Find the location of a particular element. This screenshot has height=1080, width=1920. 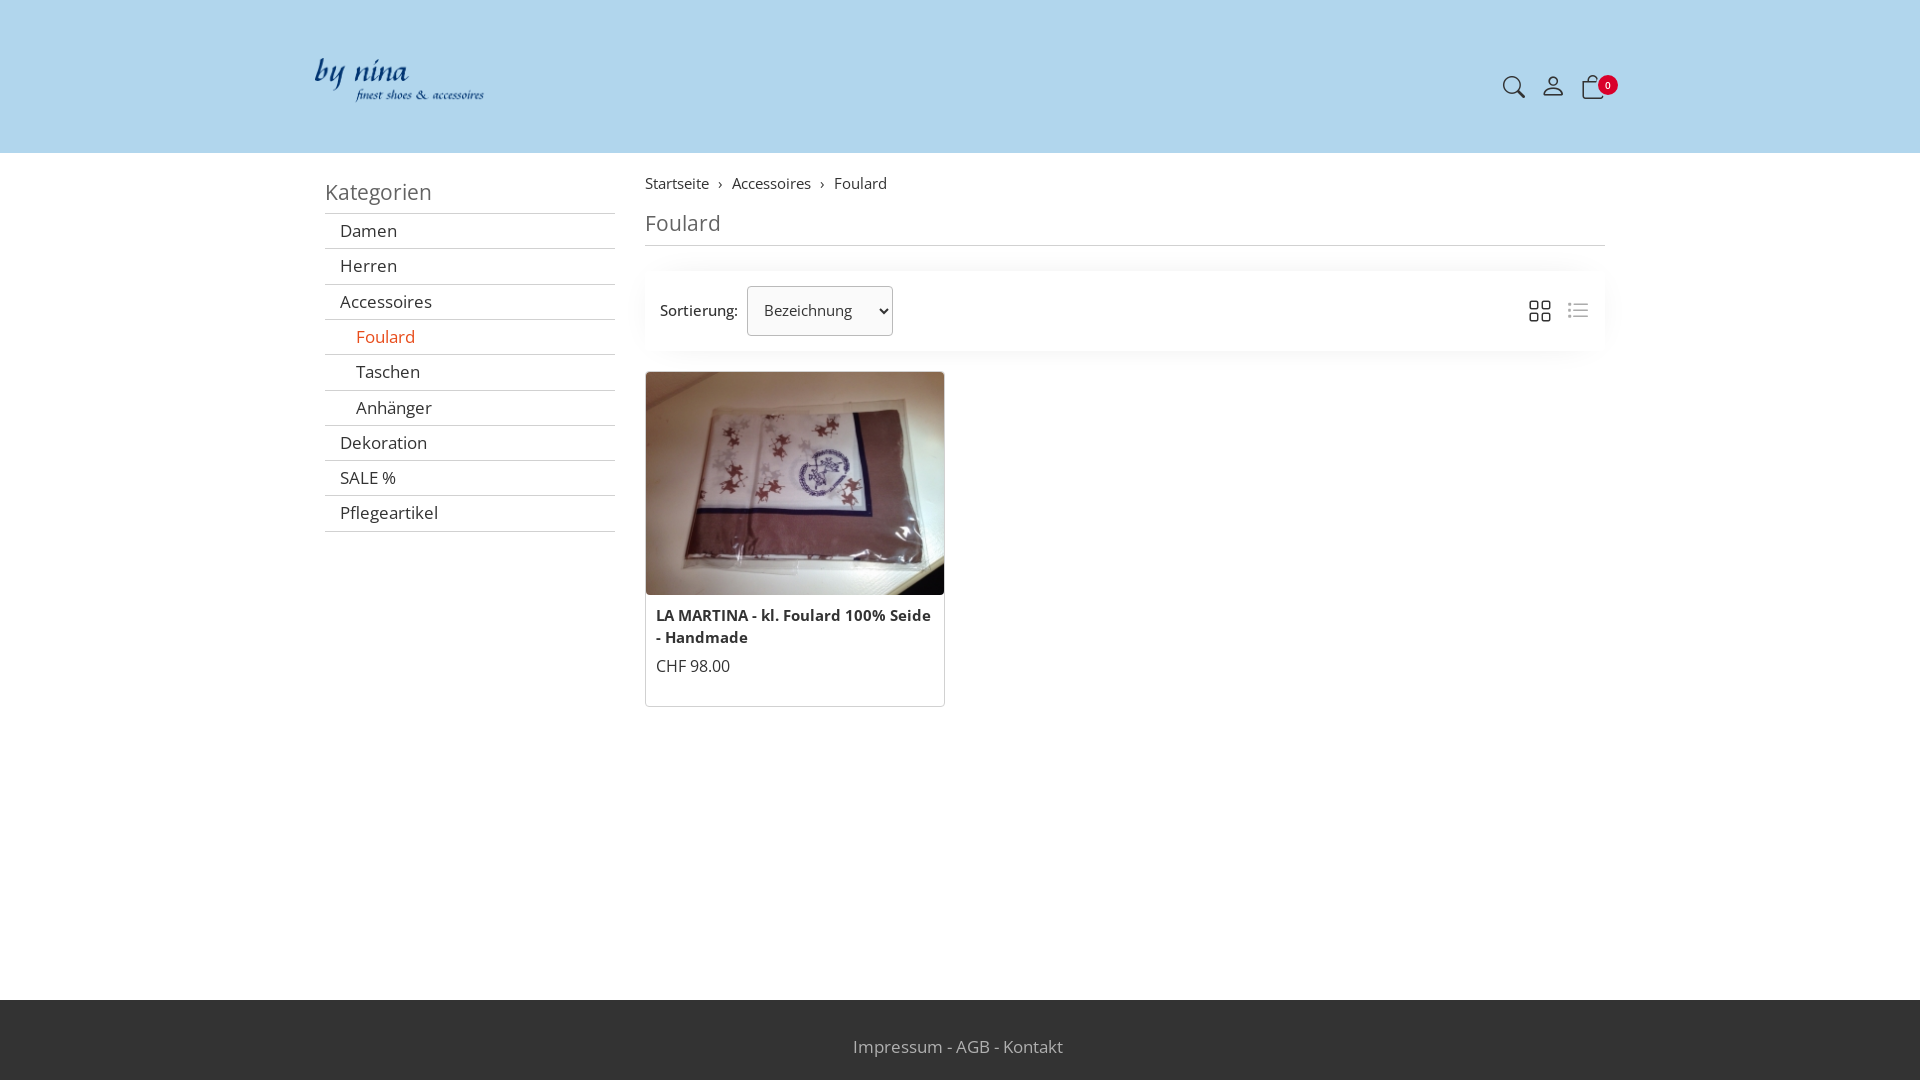

'Dekoration' is located at coordinates (469, 442).